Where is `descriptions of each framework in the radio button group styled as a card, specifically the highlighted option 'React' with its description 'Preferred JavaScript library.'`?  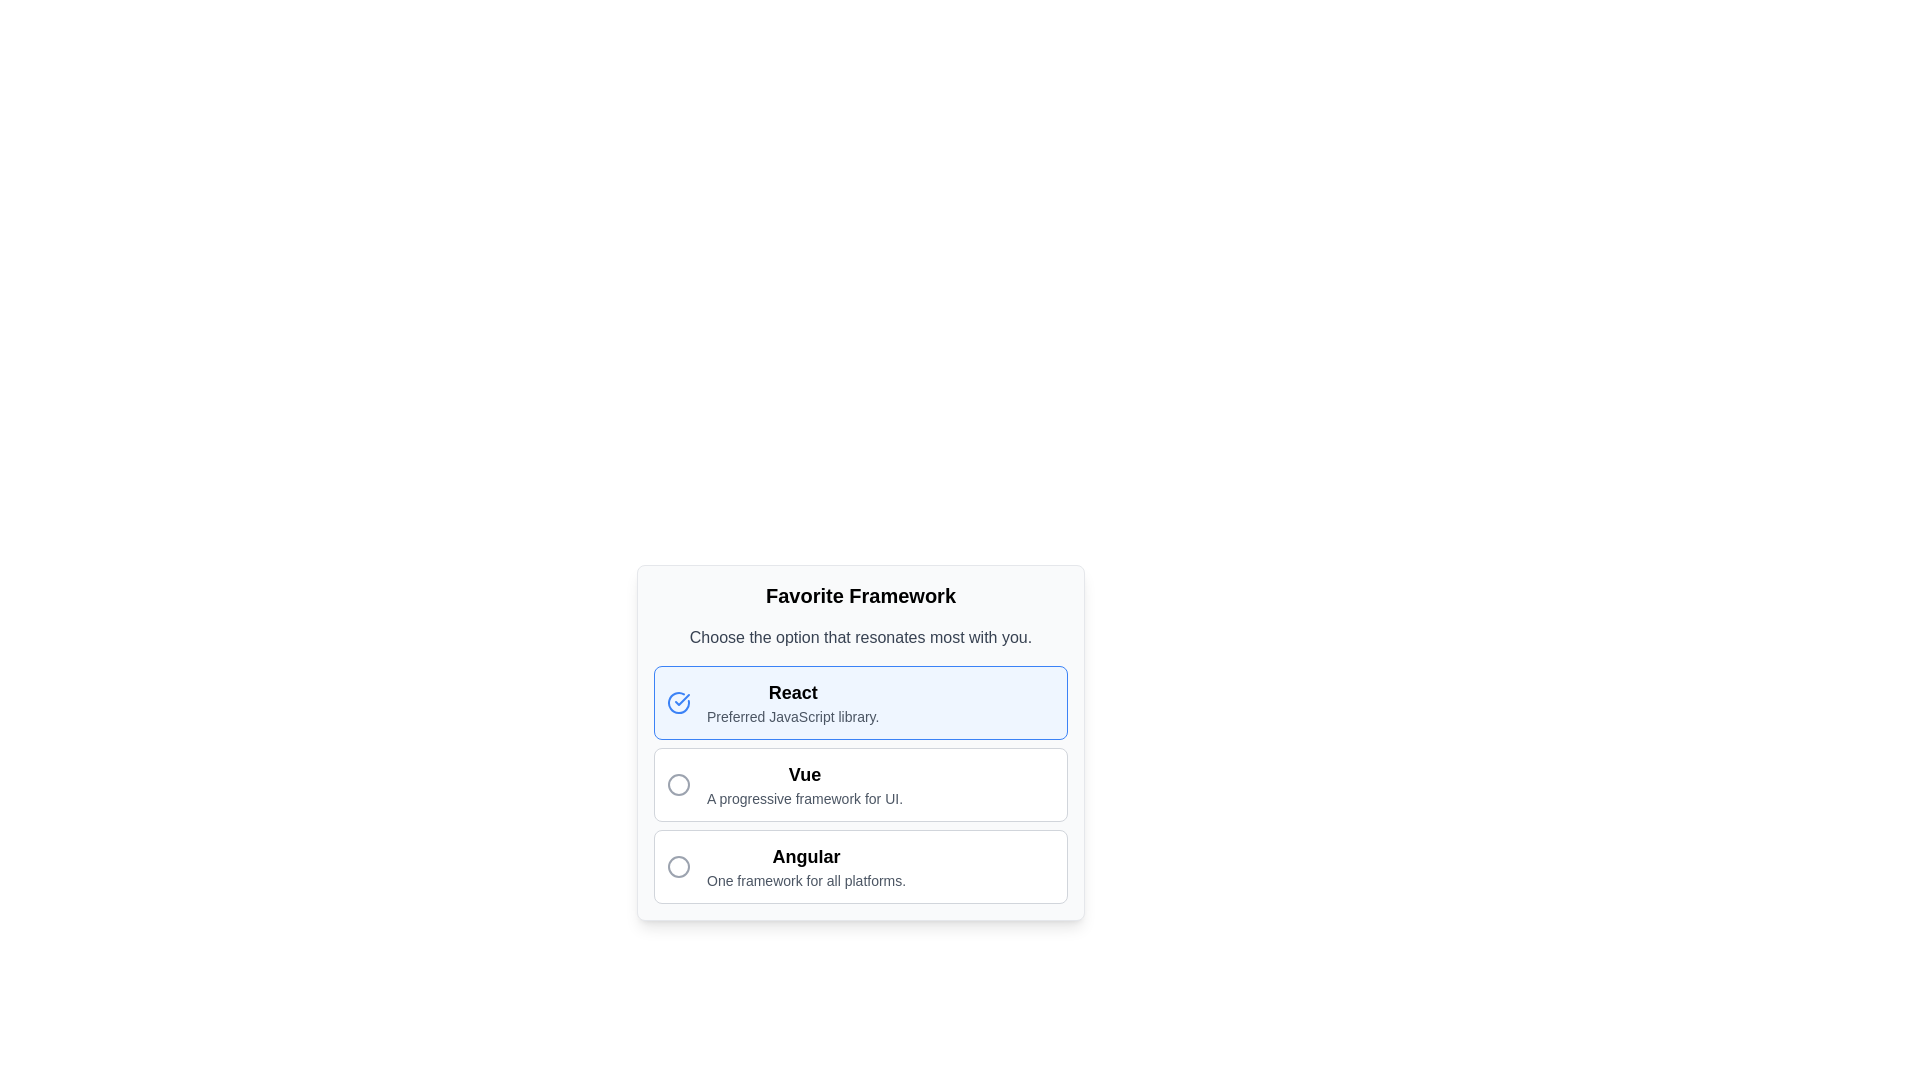 descriptions of each framework in the radio button group styled as a card, specifically the highlighted option 'React' with its description 'Preferred JavaScript library.' is located at coordinates (860, 743).